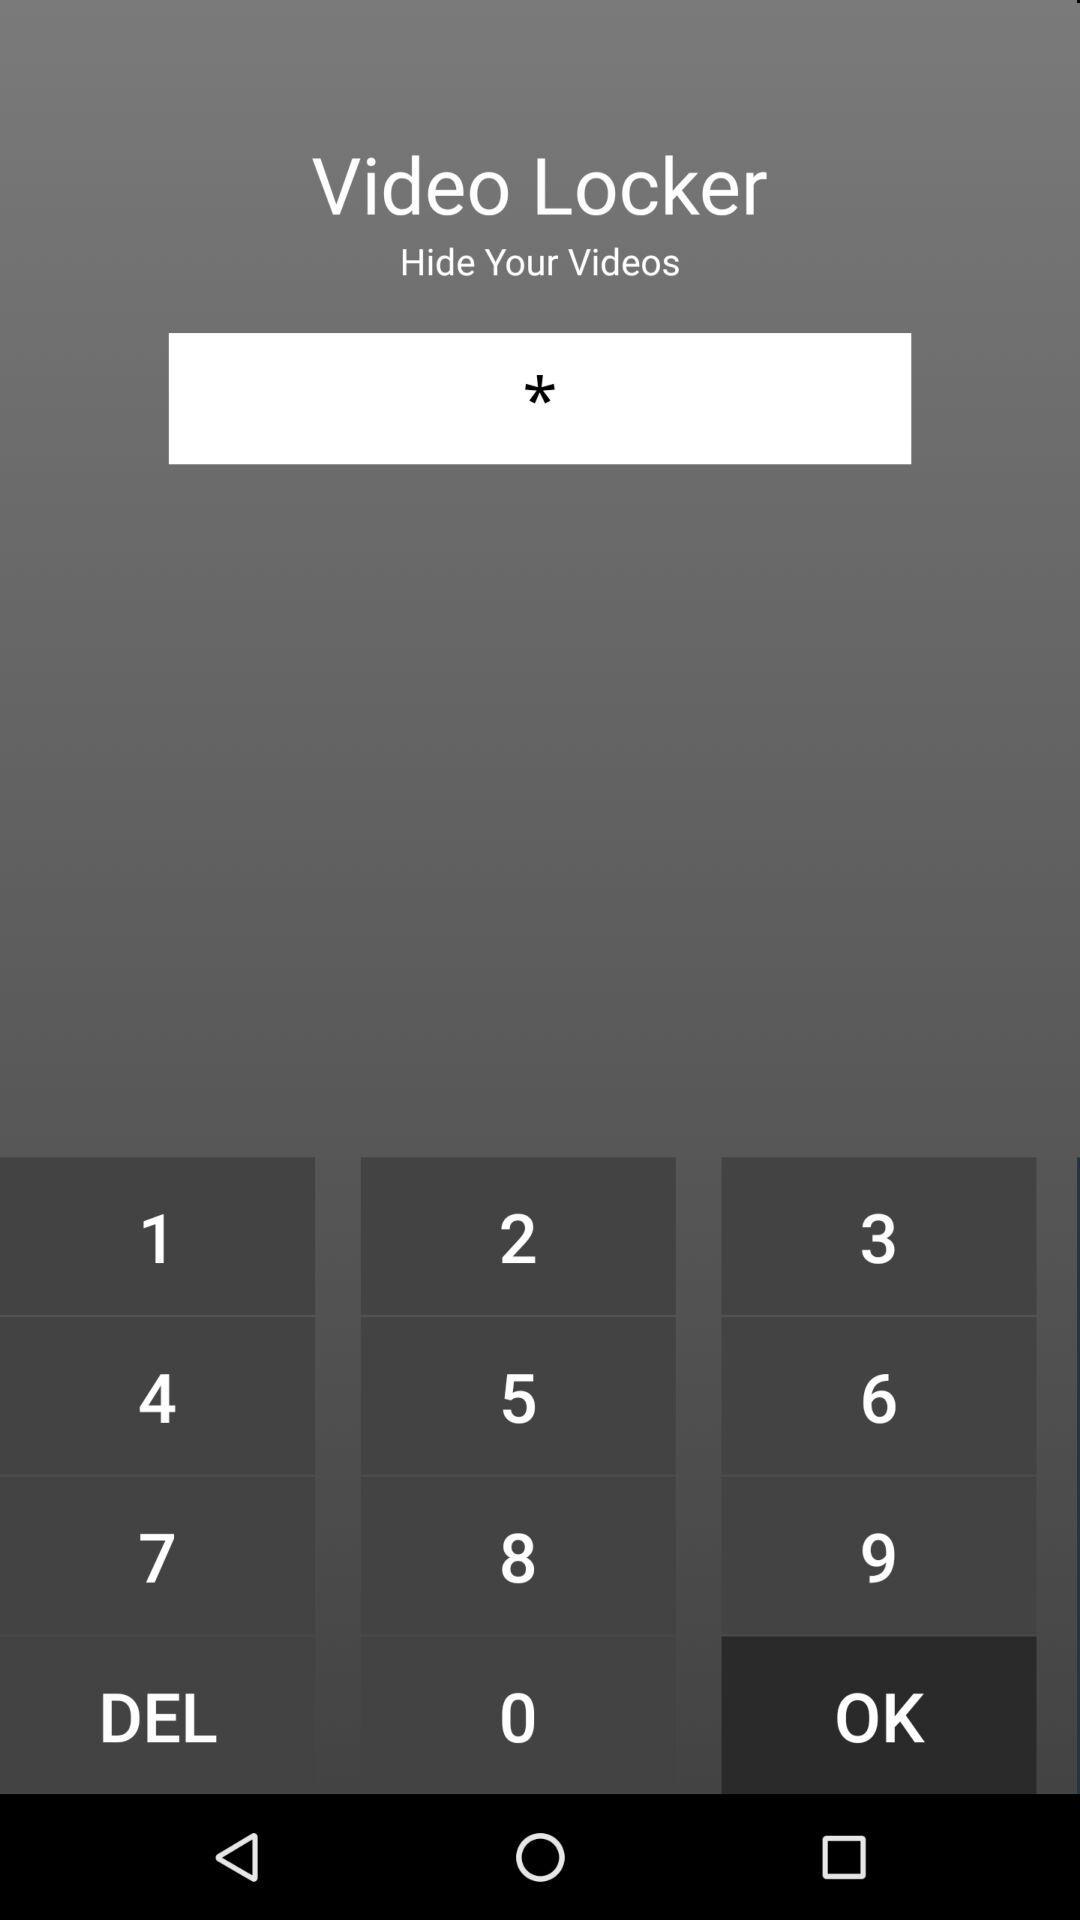 The height and width of the screenshot is (1920, 1080). What do you see at coordinates (156, 1554) in the screenshot?
I see `icon to the left of the 5` at bounding box center [156, 1554].